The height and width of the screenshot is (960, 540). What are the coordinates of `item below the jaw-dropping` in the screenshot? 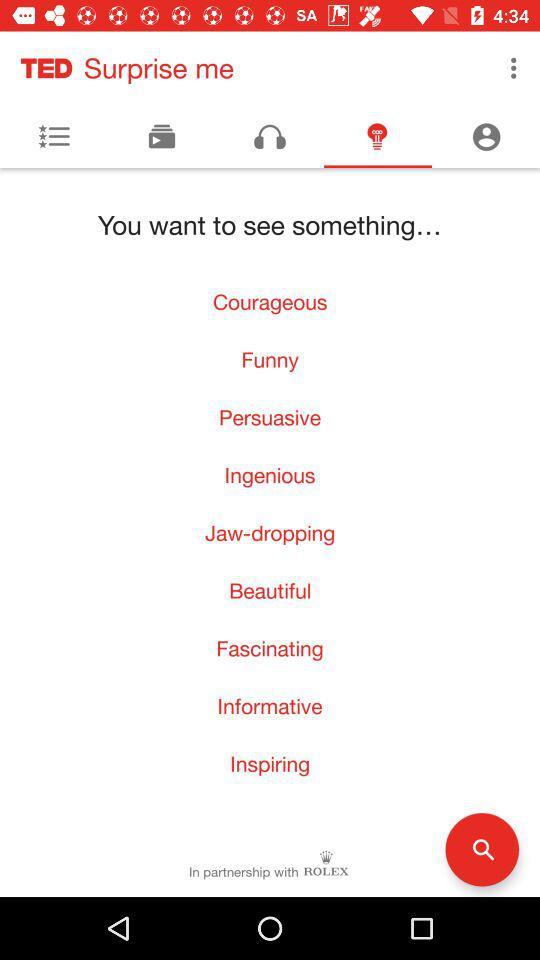 It's located at (270, 590).